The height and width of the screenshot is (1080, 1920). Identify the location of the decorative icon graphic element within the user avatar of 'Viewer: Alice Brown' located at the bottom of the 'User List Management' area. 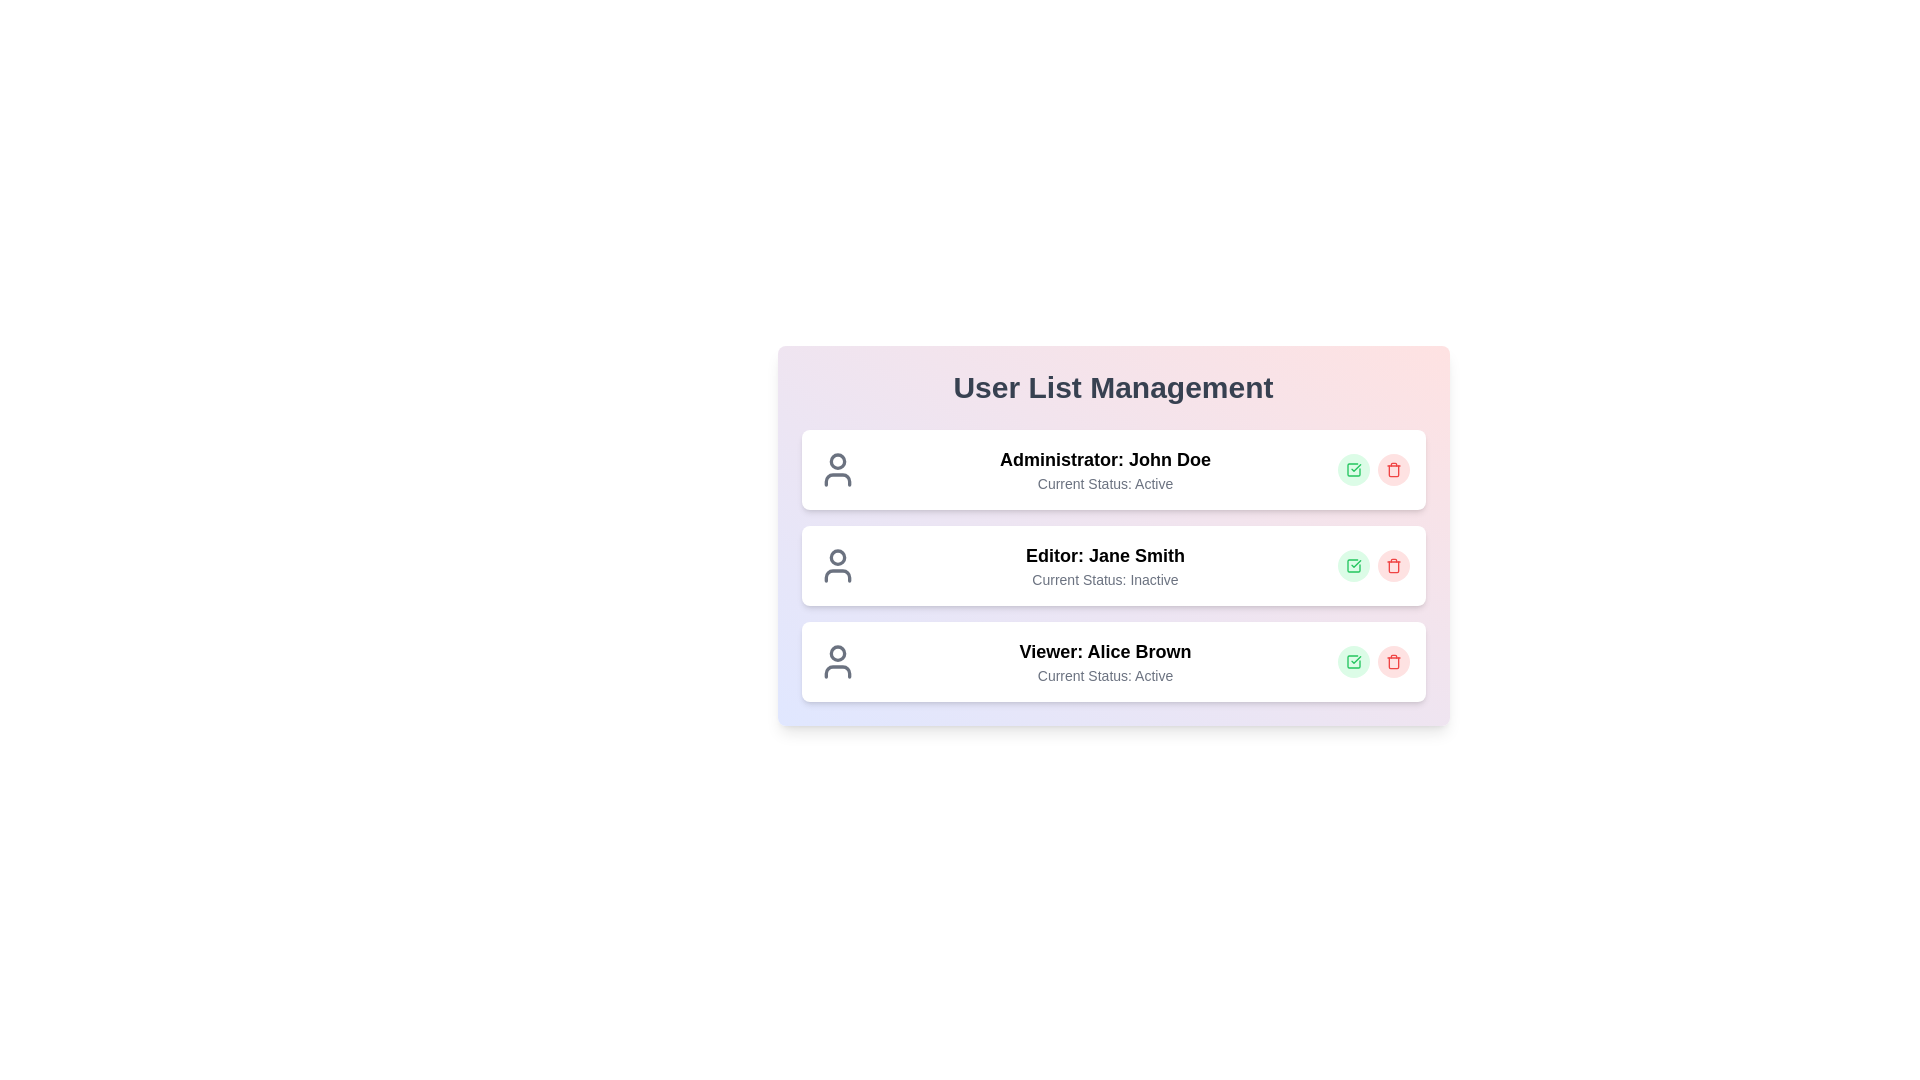
(837, 671).